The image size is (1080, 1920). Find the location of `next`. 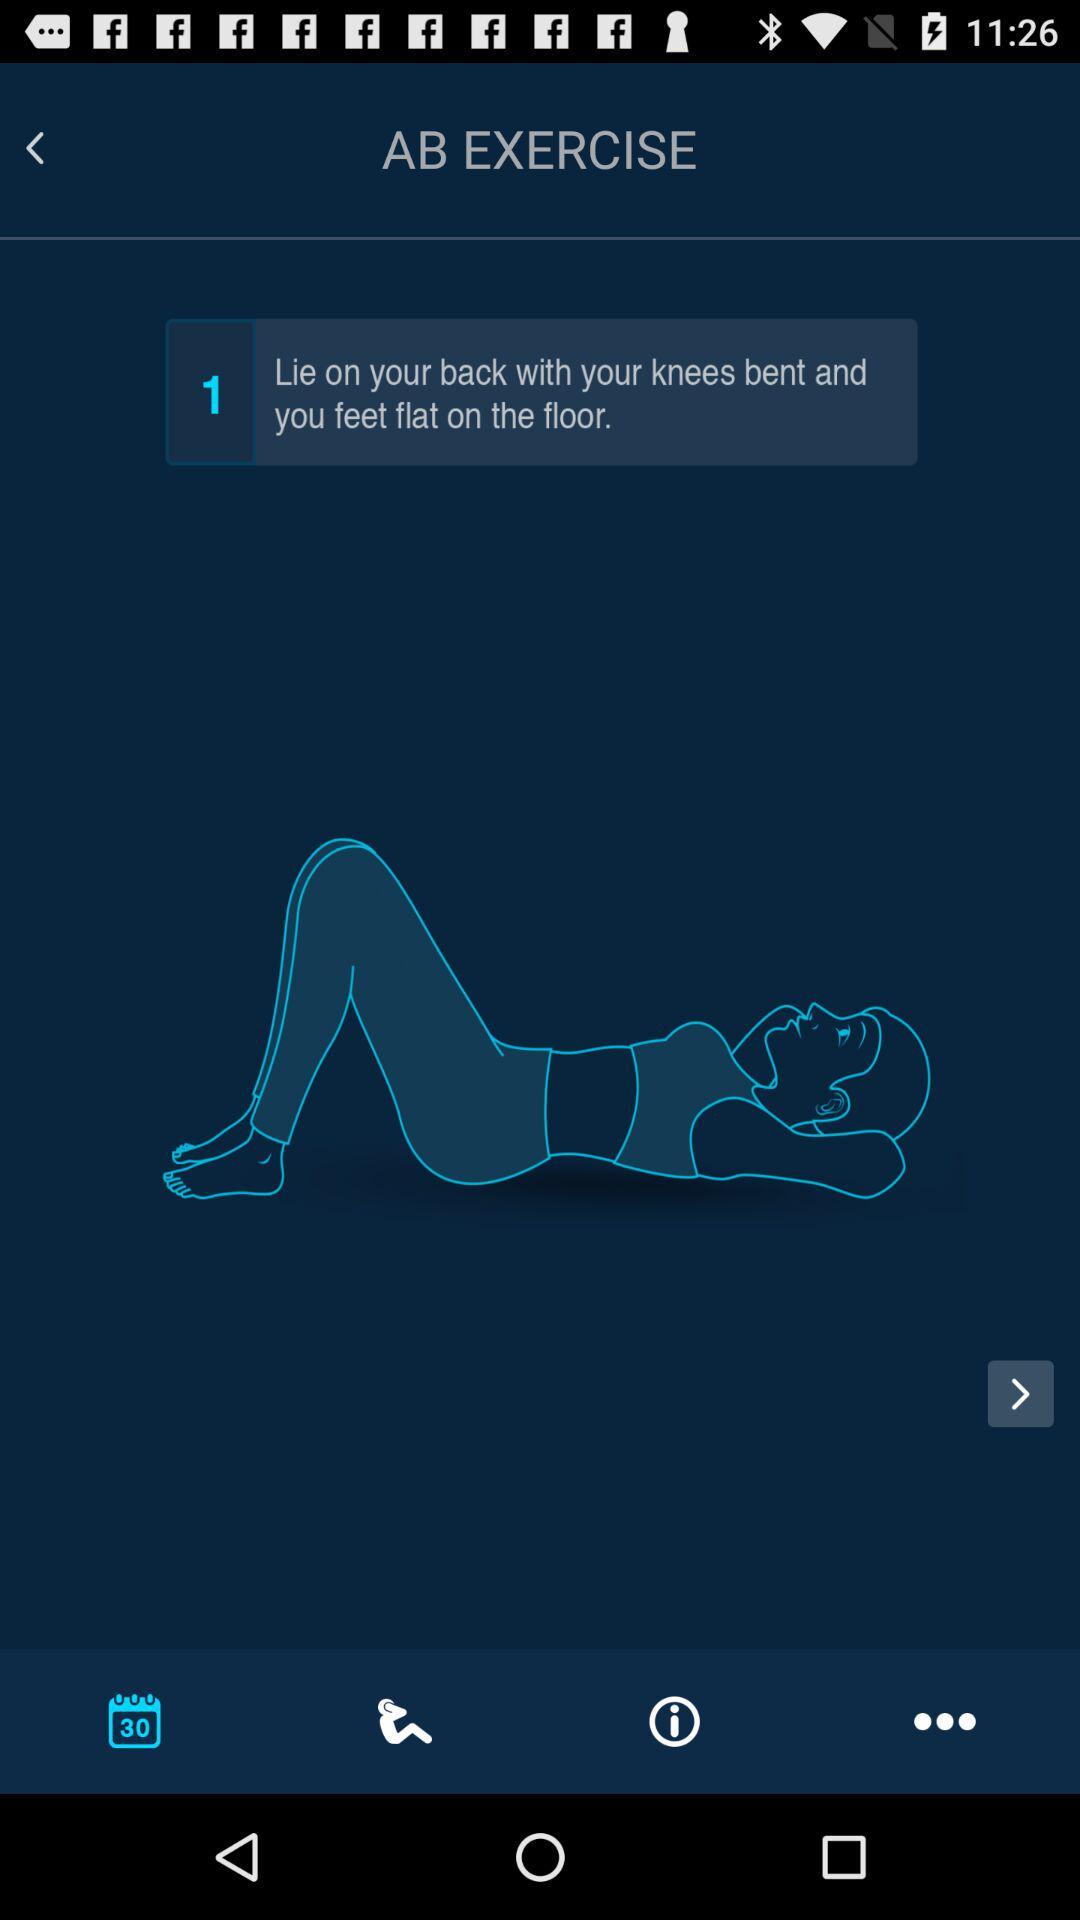

next is located at coordinates (1027, 1411).